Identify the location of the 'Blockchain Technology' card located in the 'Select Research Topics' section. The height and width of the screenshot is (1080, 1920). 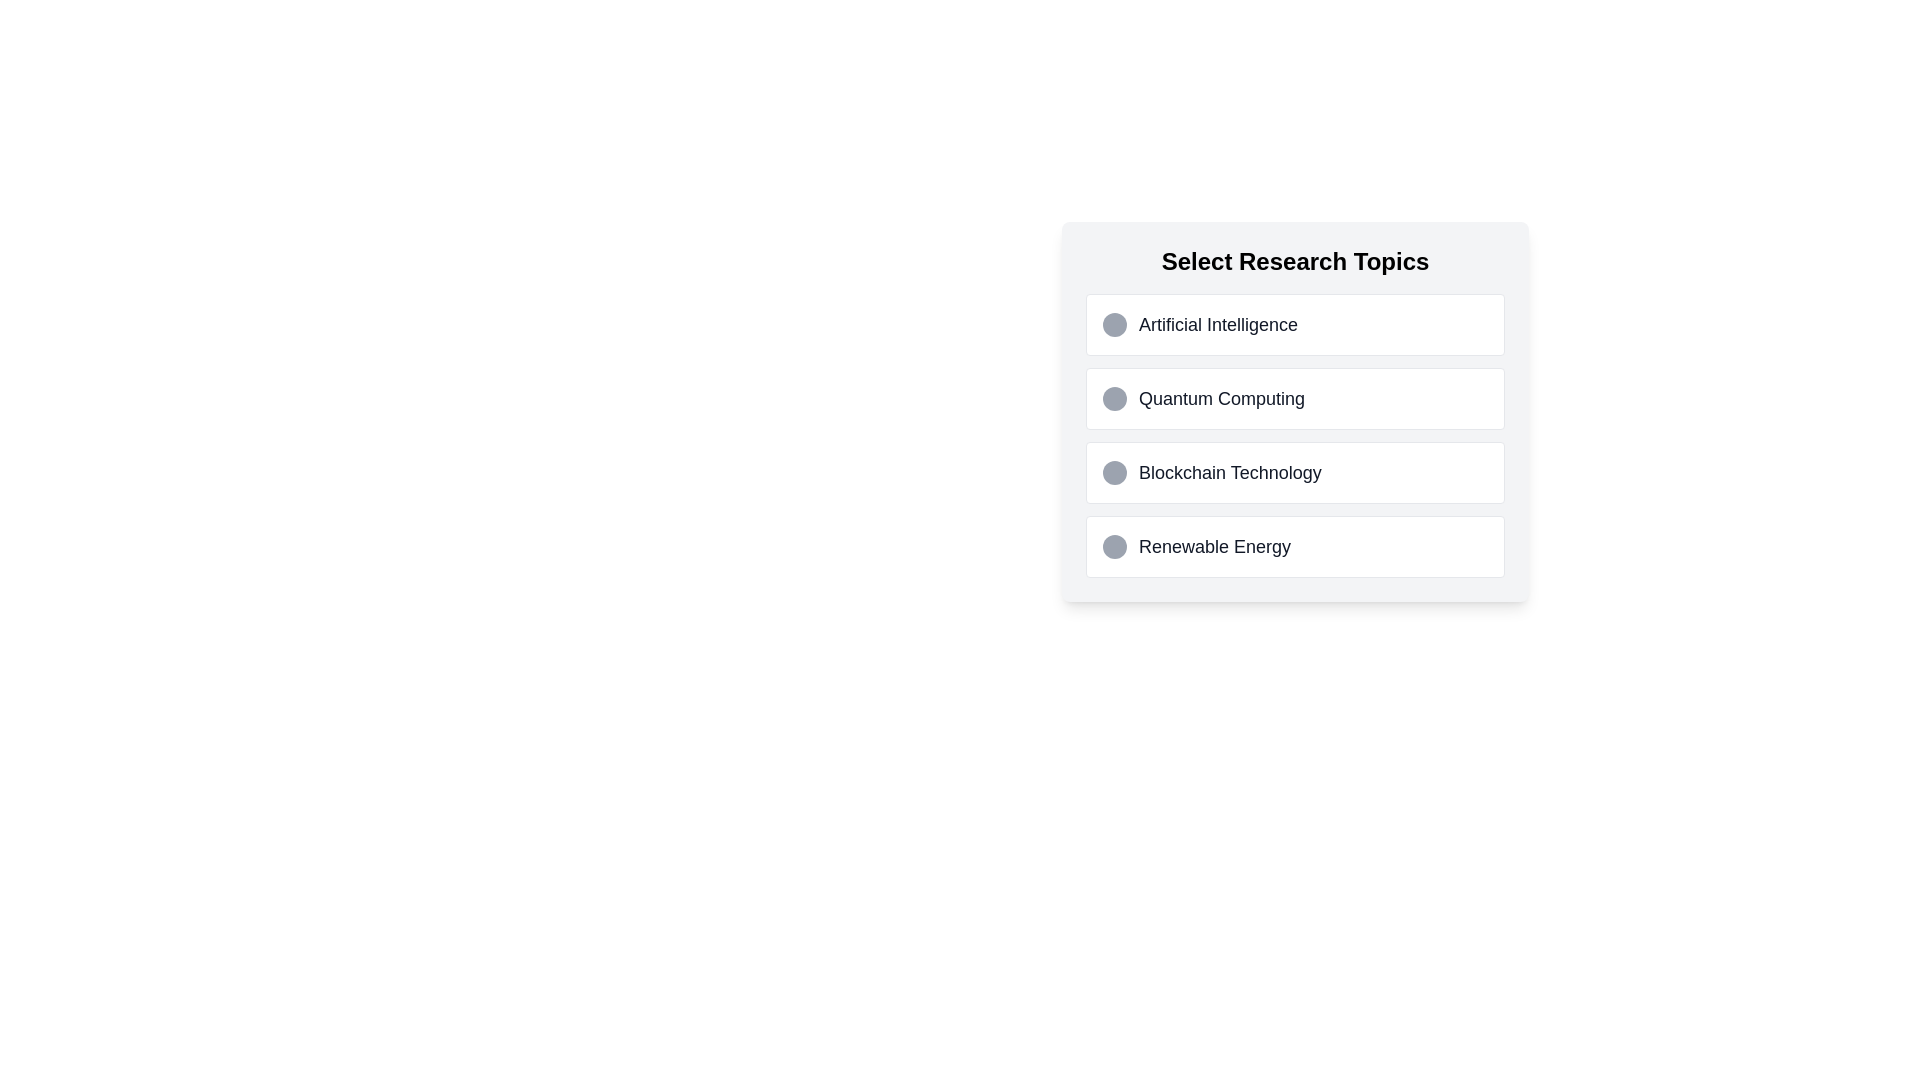
(1295, 473).